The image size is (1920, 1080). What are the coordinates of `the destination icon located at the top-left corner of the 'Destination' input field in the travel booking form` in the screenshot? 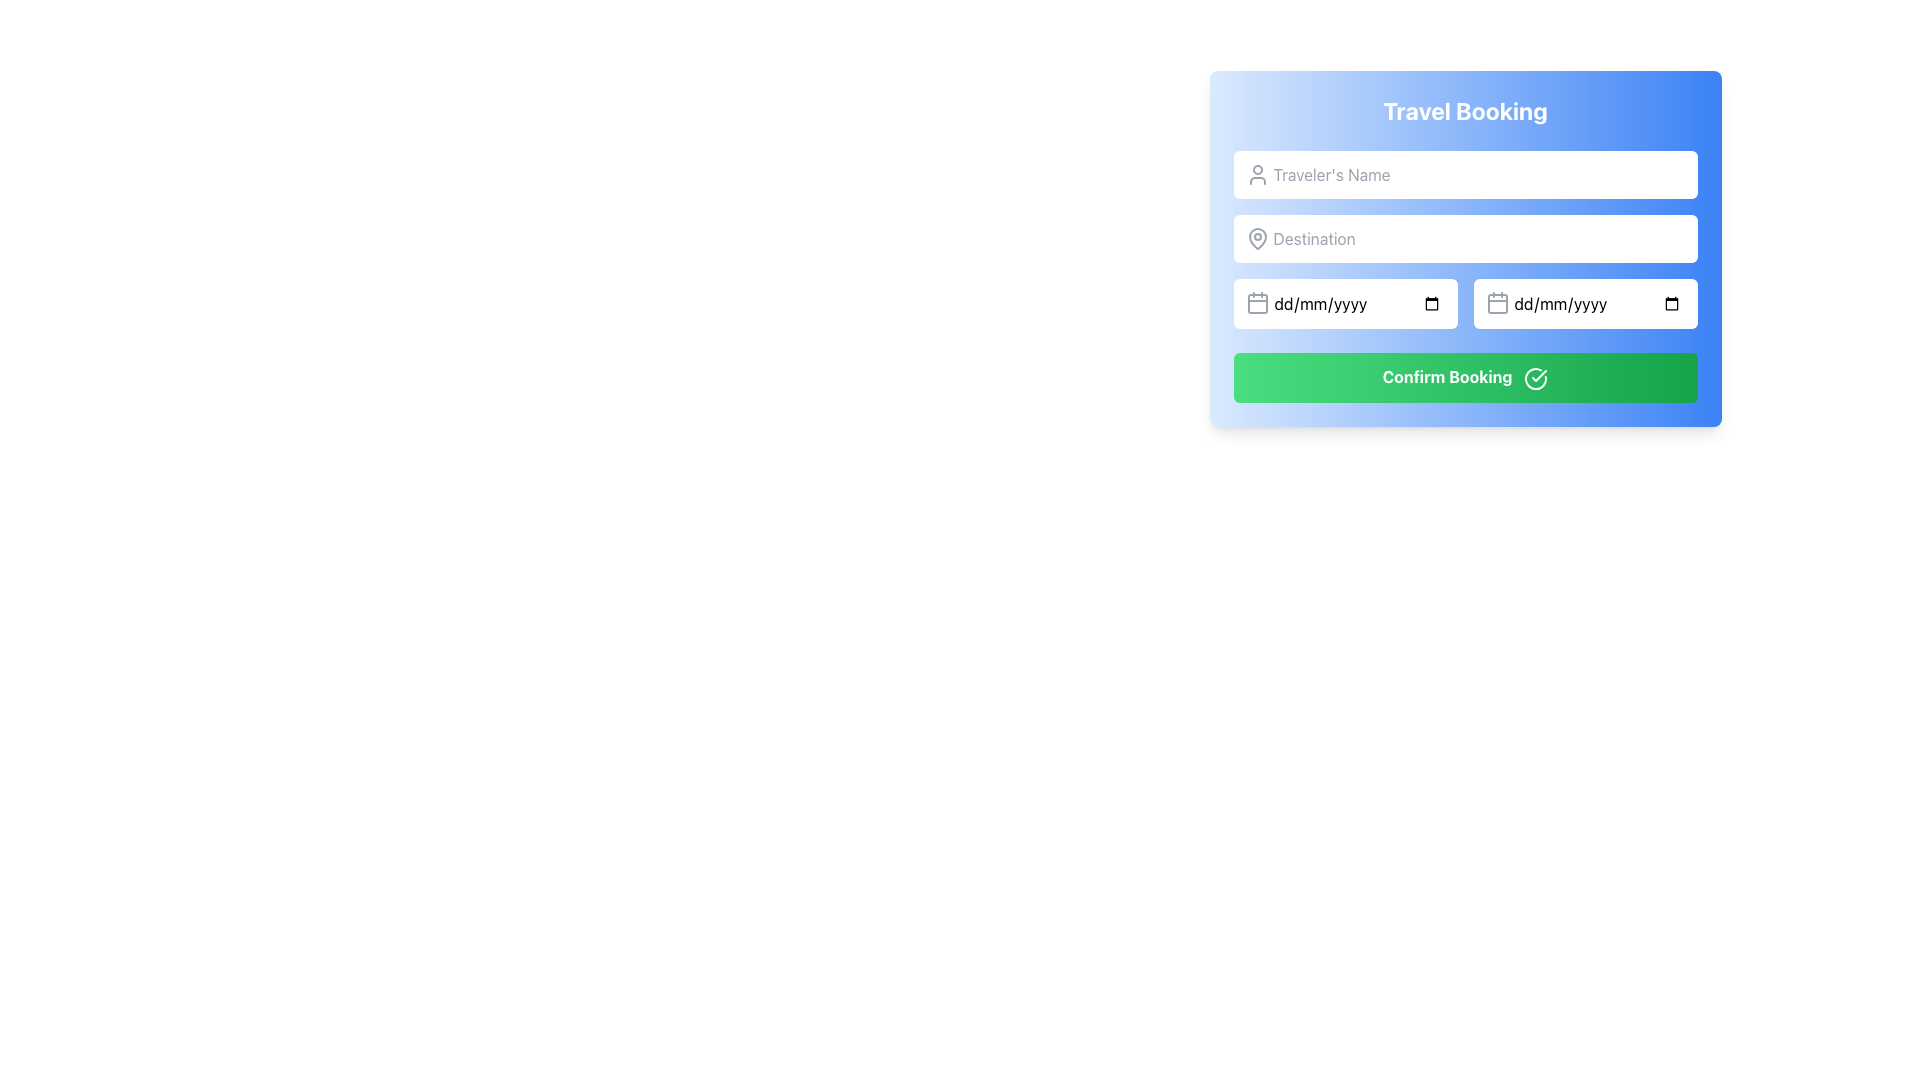 It's located at (1256, 238).